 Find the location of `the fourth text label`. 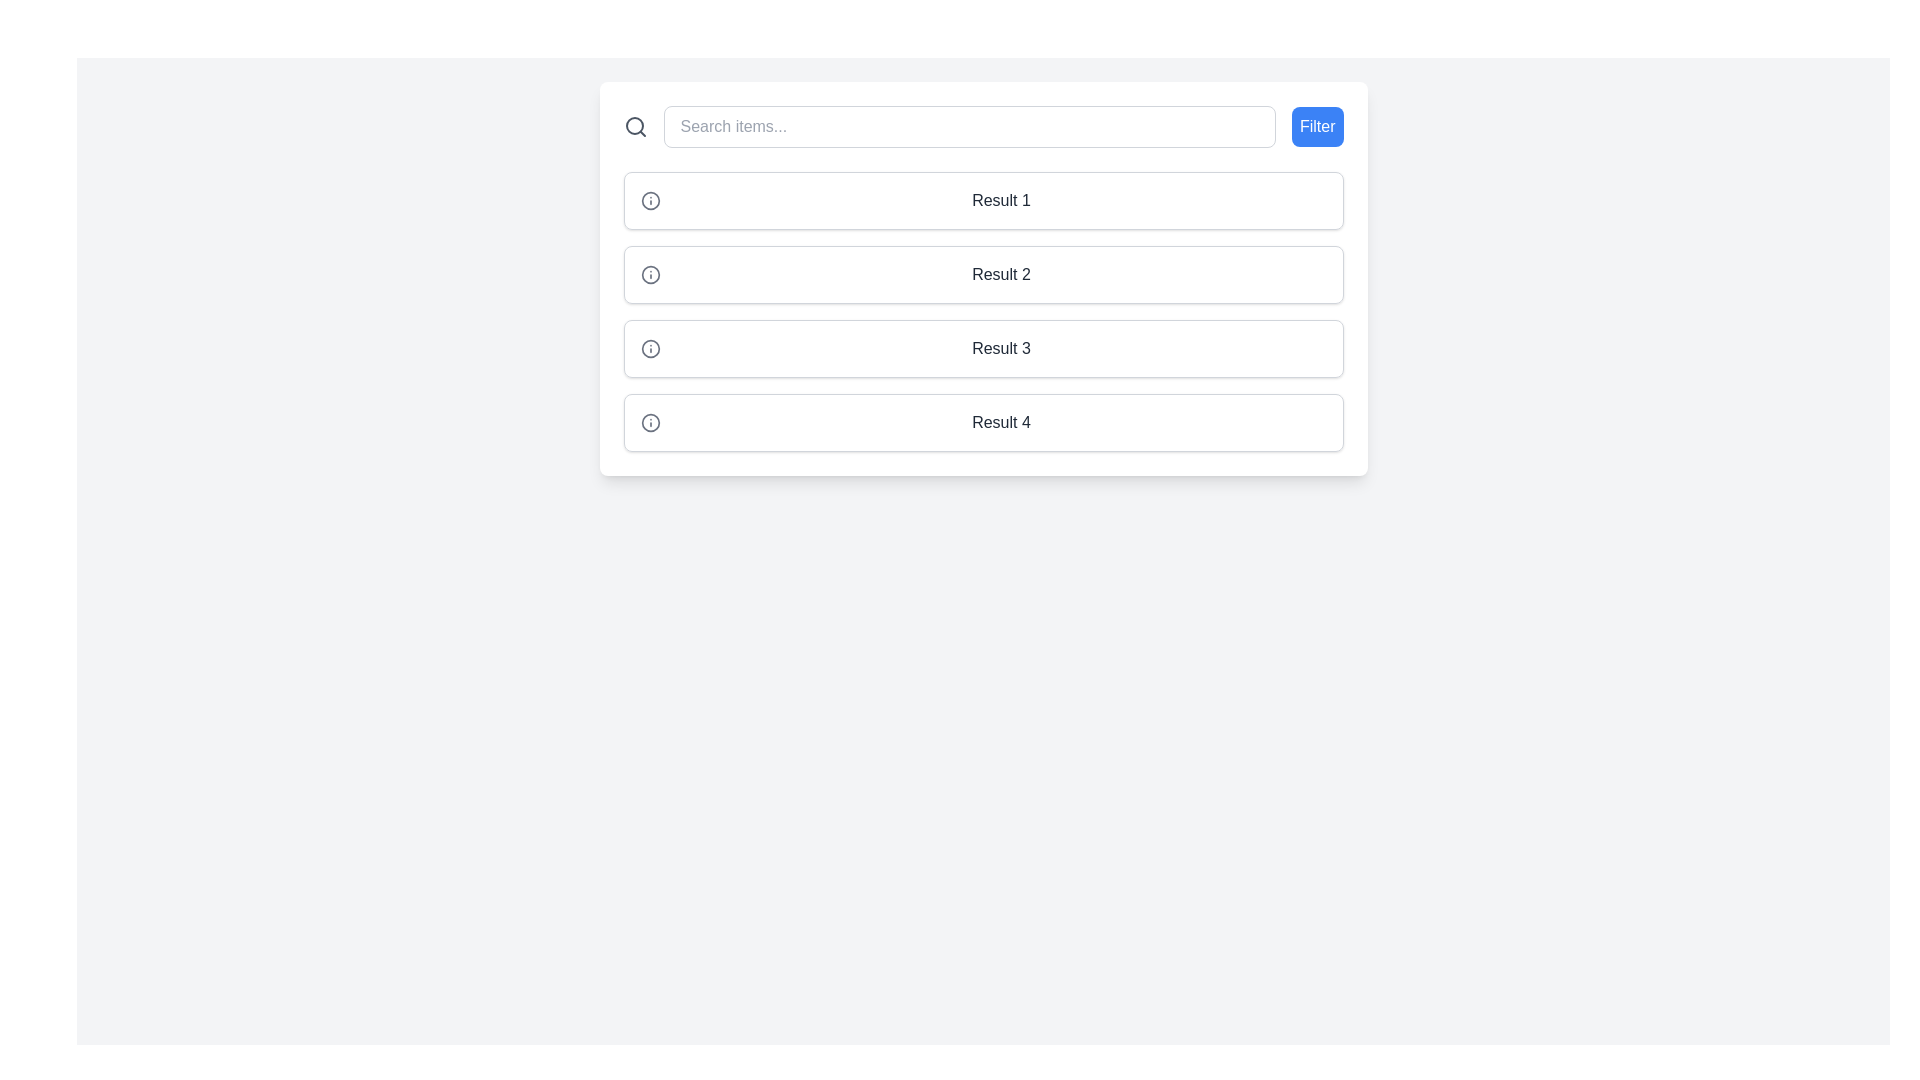

the fourth text label is located at coordinates (1001, 422).